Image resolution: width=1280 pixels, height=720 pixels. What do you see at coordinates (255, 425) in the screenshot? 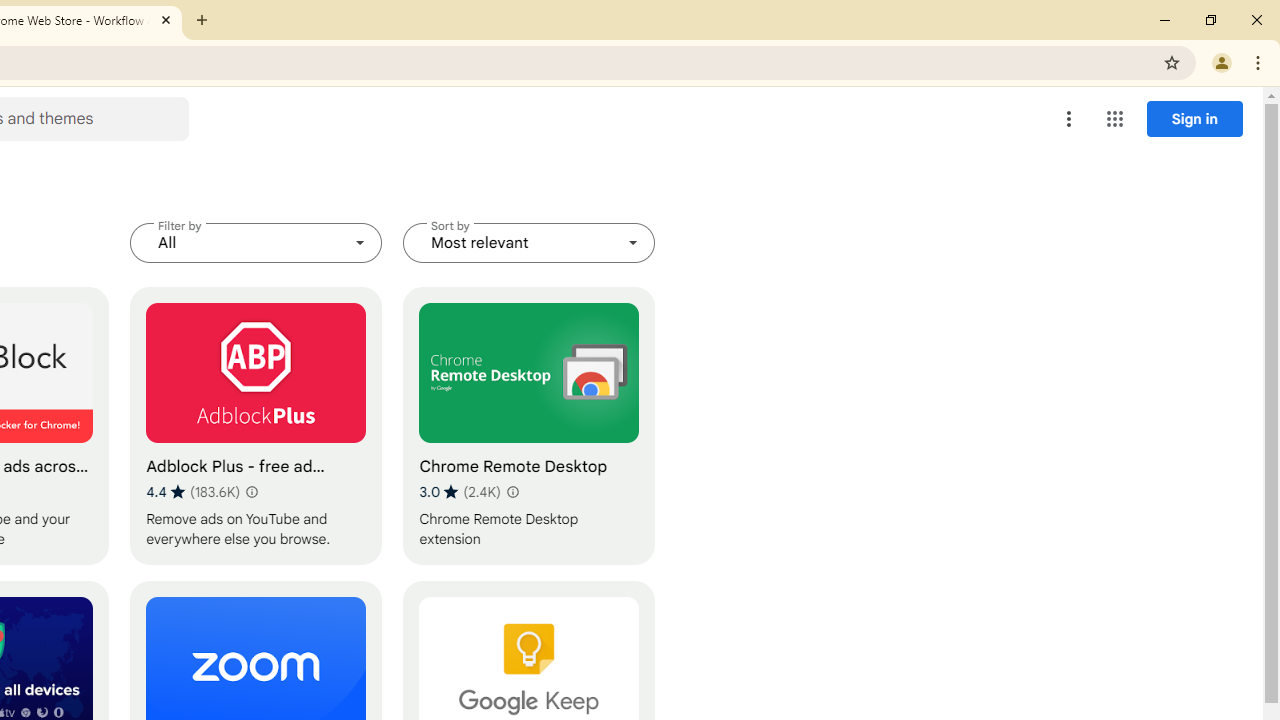
I see `'Adblock Plus - free ad blocker'` at bounding box center [255, 425].